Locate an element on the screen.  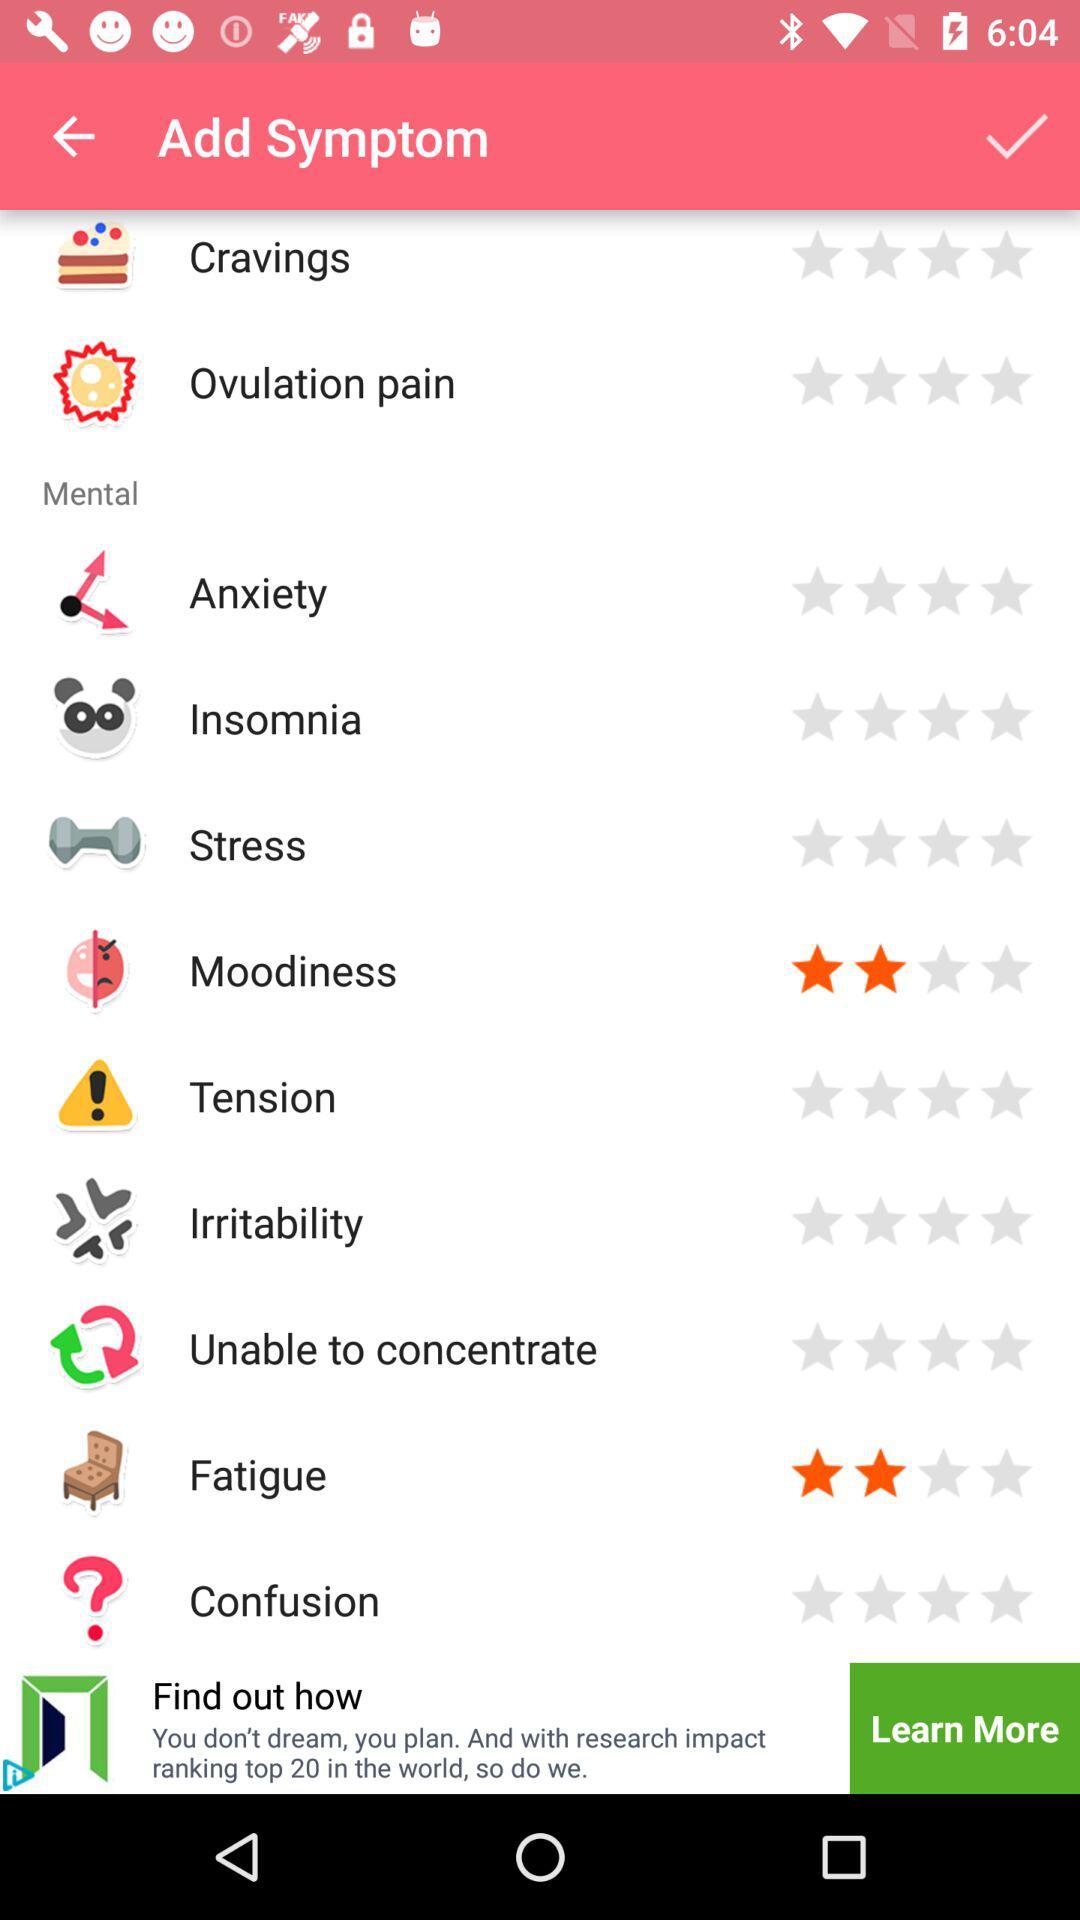
mark as two stars is located at coordinates (879, 254).